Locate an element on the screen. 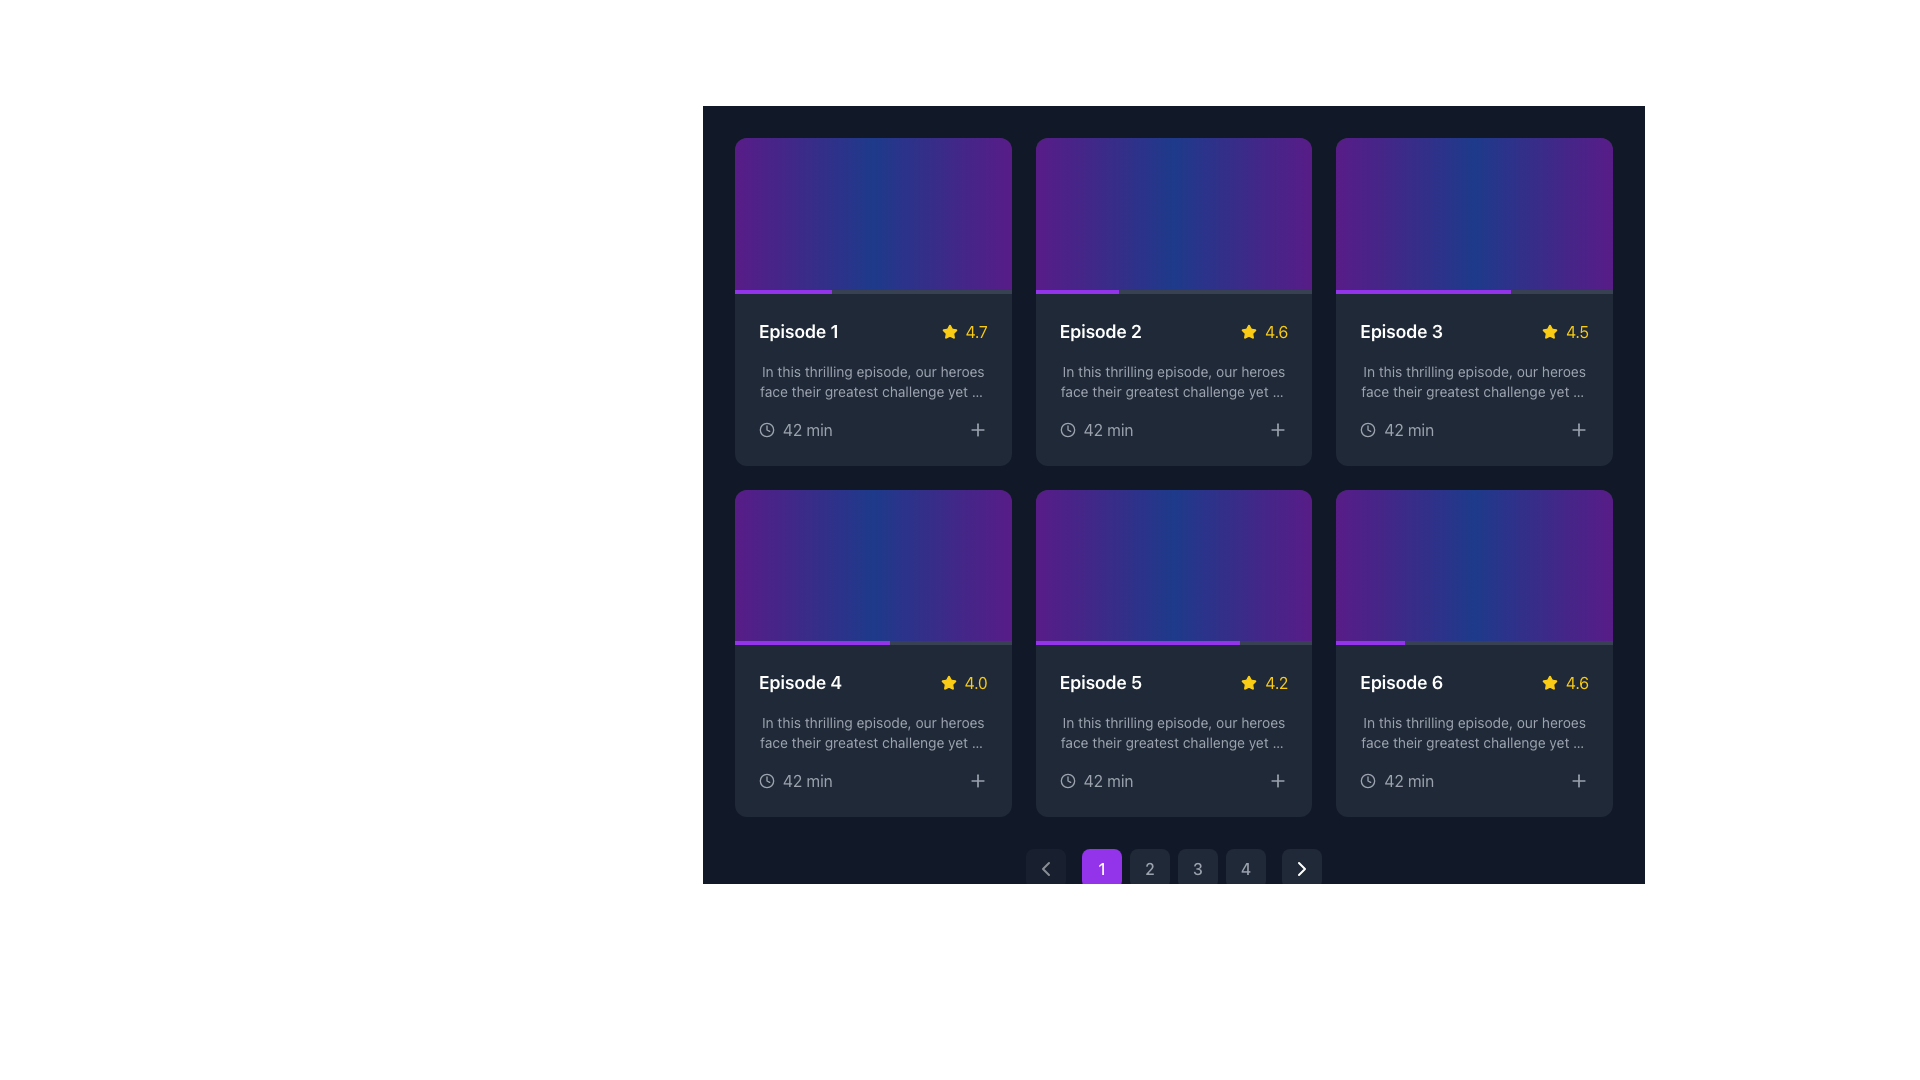 The image size is (1920, 1080). the decorative icon indicating the duration of 'Episode 3', located to the left of the text '42 min' is located at coordinates (1367, 428).